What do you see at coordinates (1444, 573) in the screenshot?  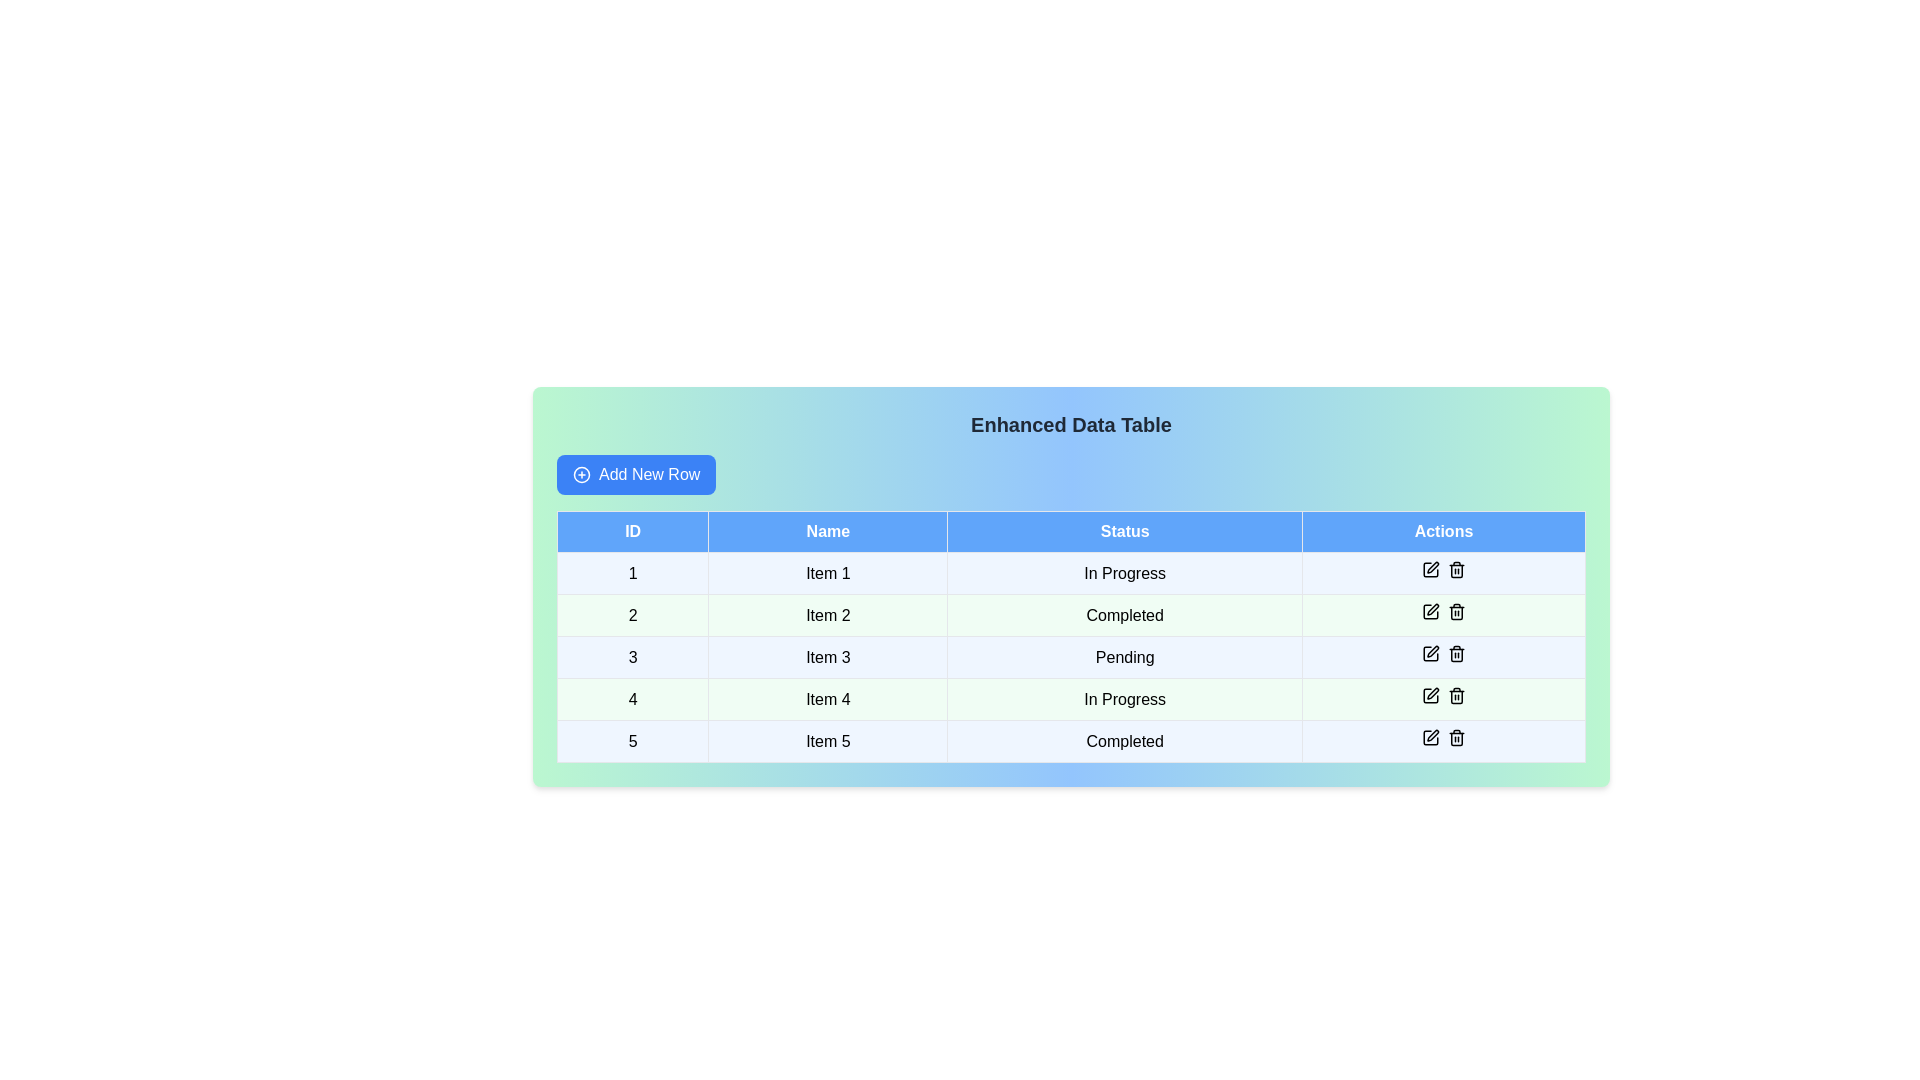 I see `the trash bin icon in the first row of the 'Actions' column` at bounding box center [1444, 573].